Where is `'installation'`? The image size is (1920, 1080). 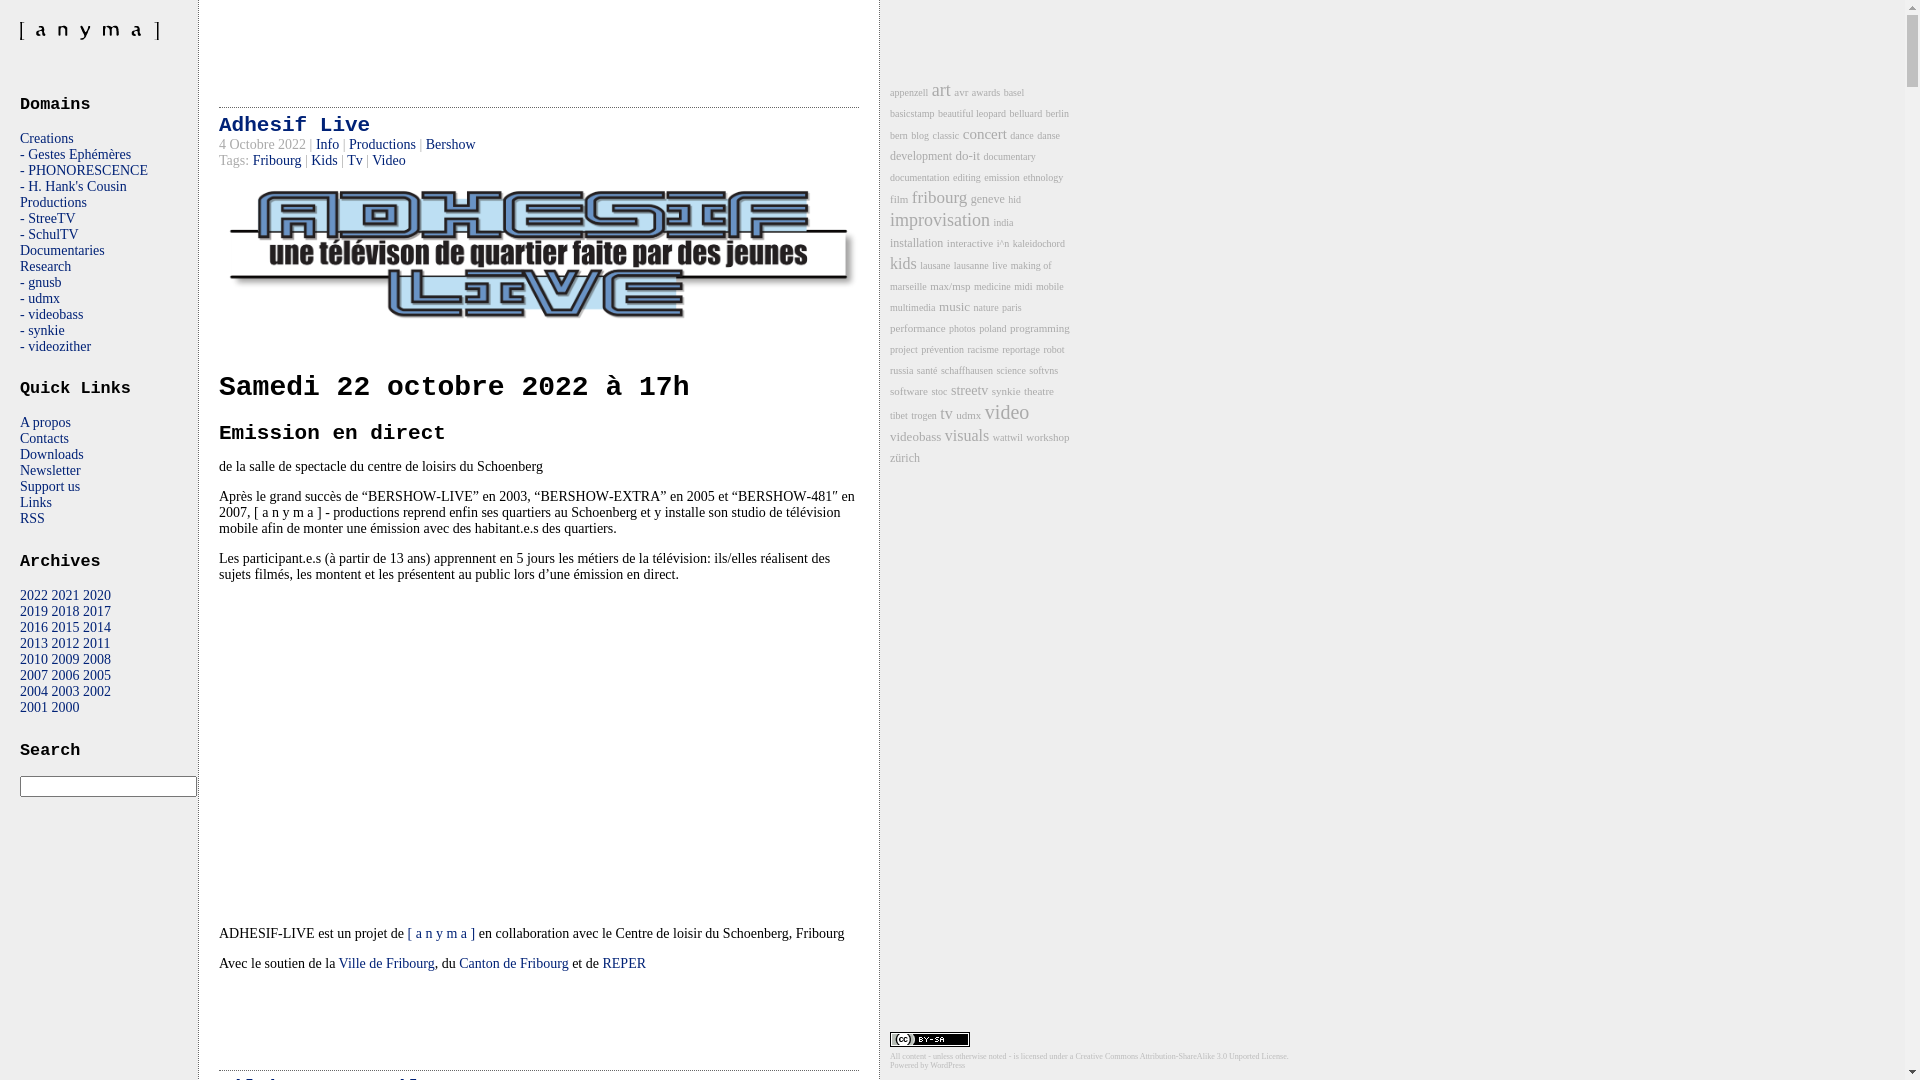 'installation' is located at coordinates (915, 242).